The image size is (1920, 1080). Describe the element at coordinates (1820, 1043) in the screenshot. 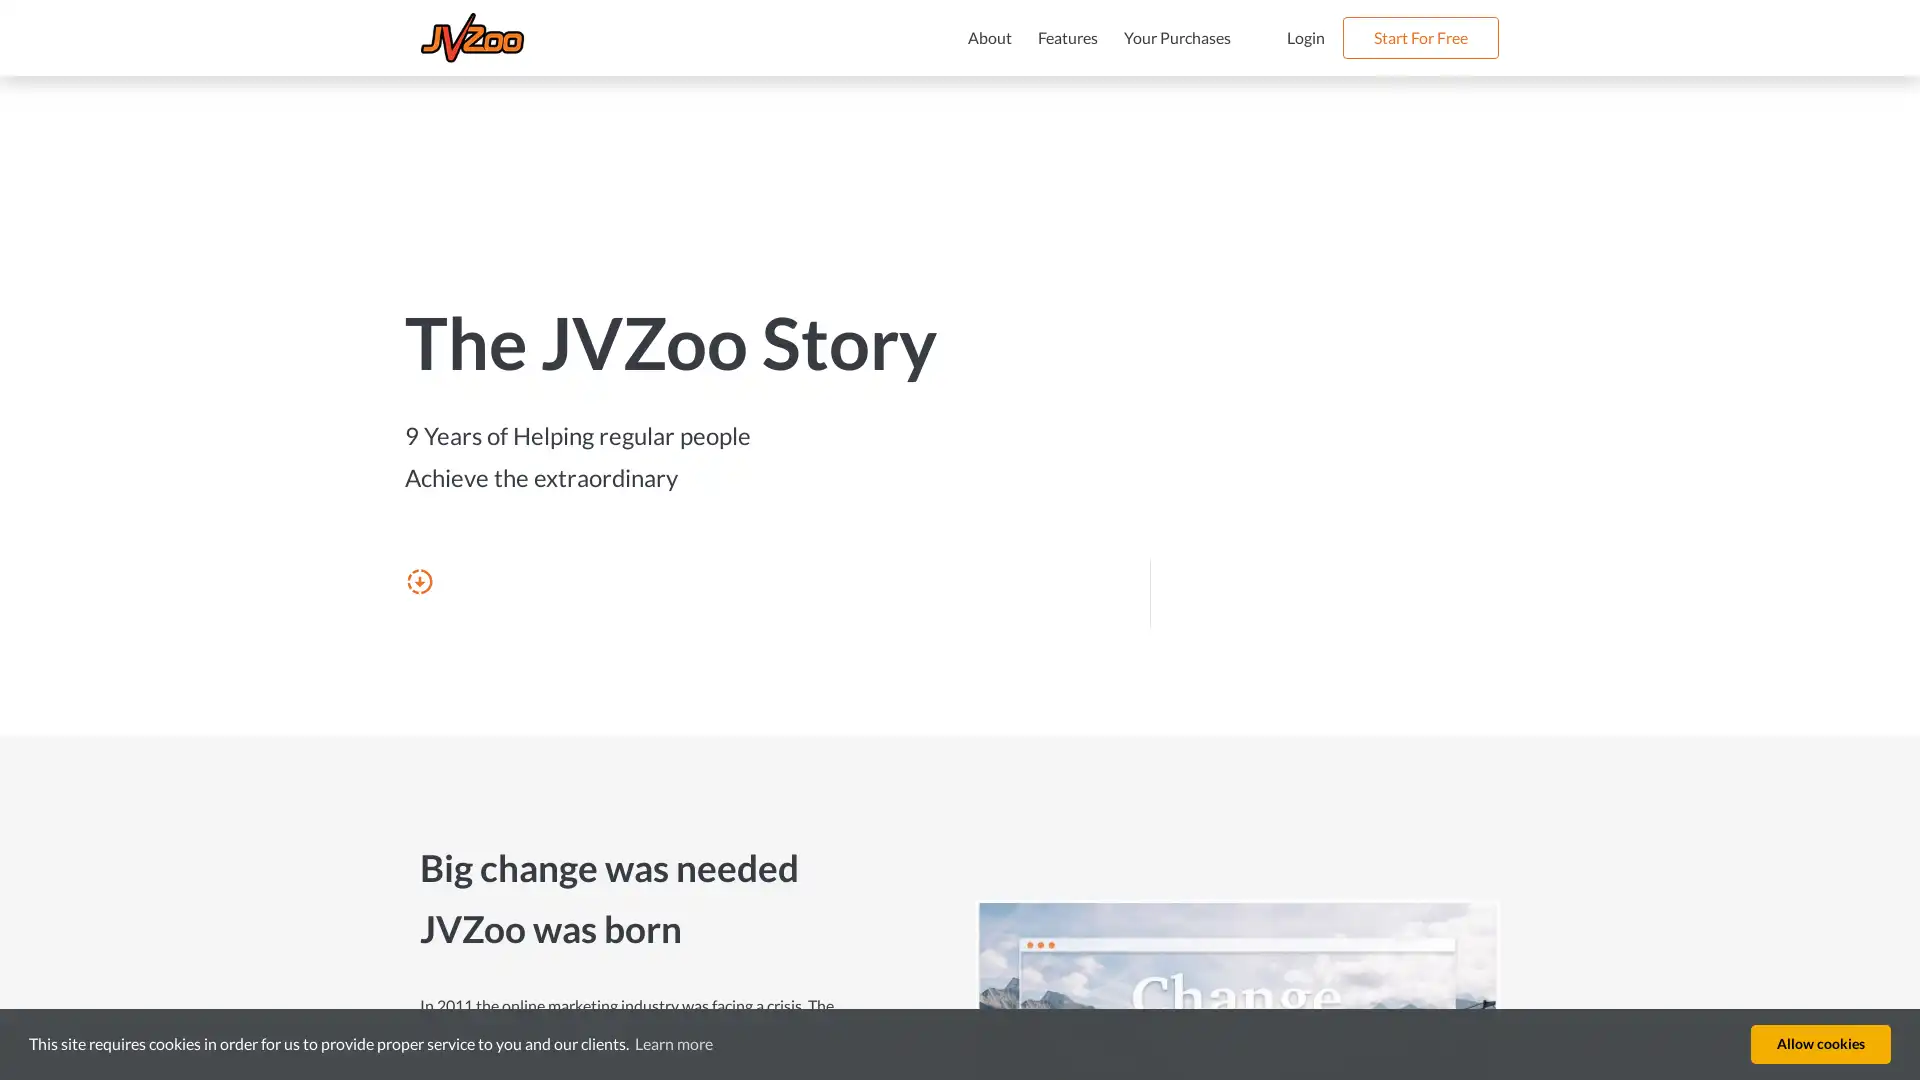

I see `allow cookies` at that location.